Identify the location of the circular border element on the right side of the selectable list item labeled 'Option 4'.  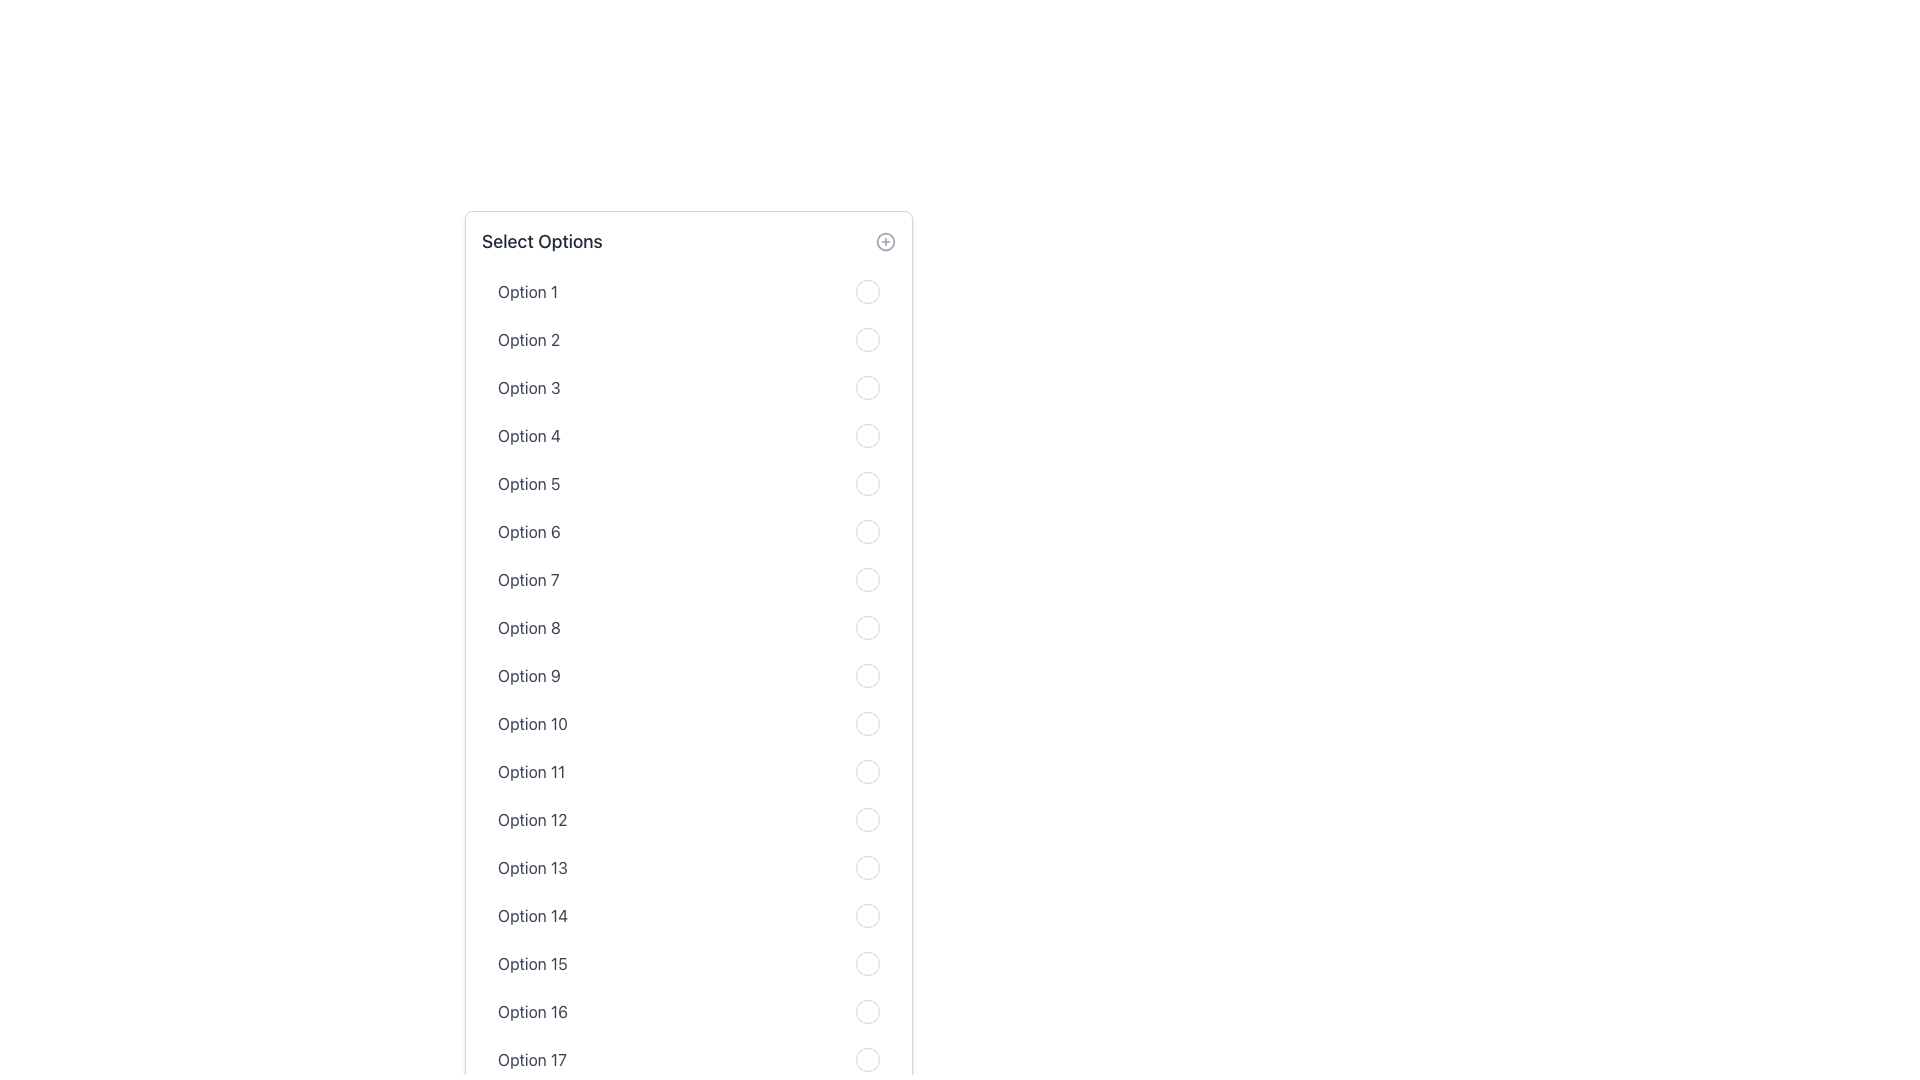
(689, 434).